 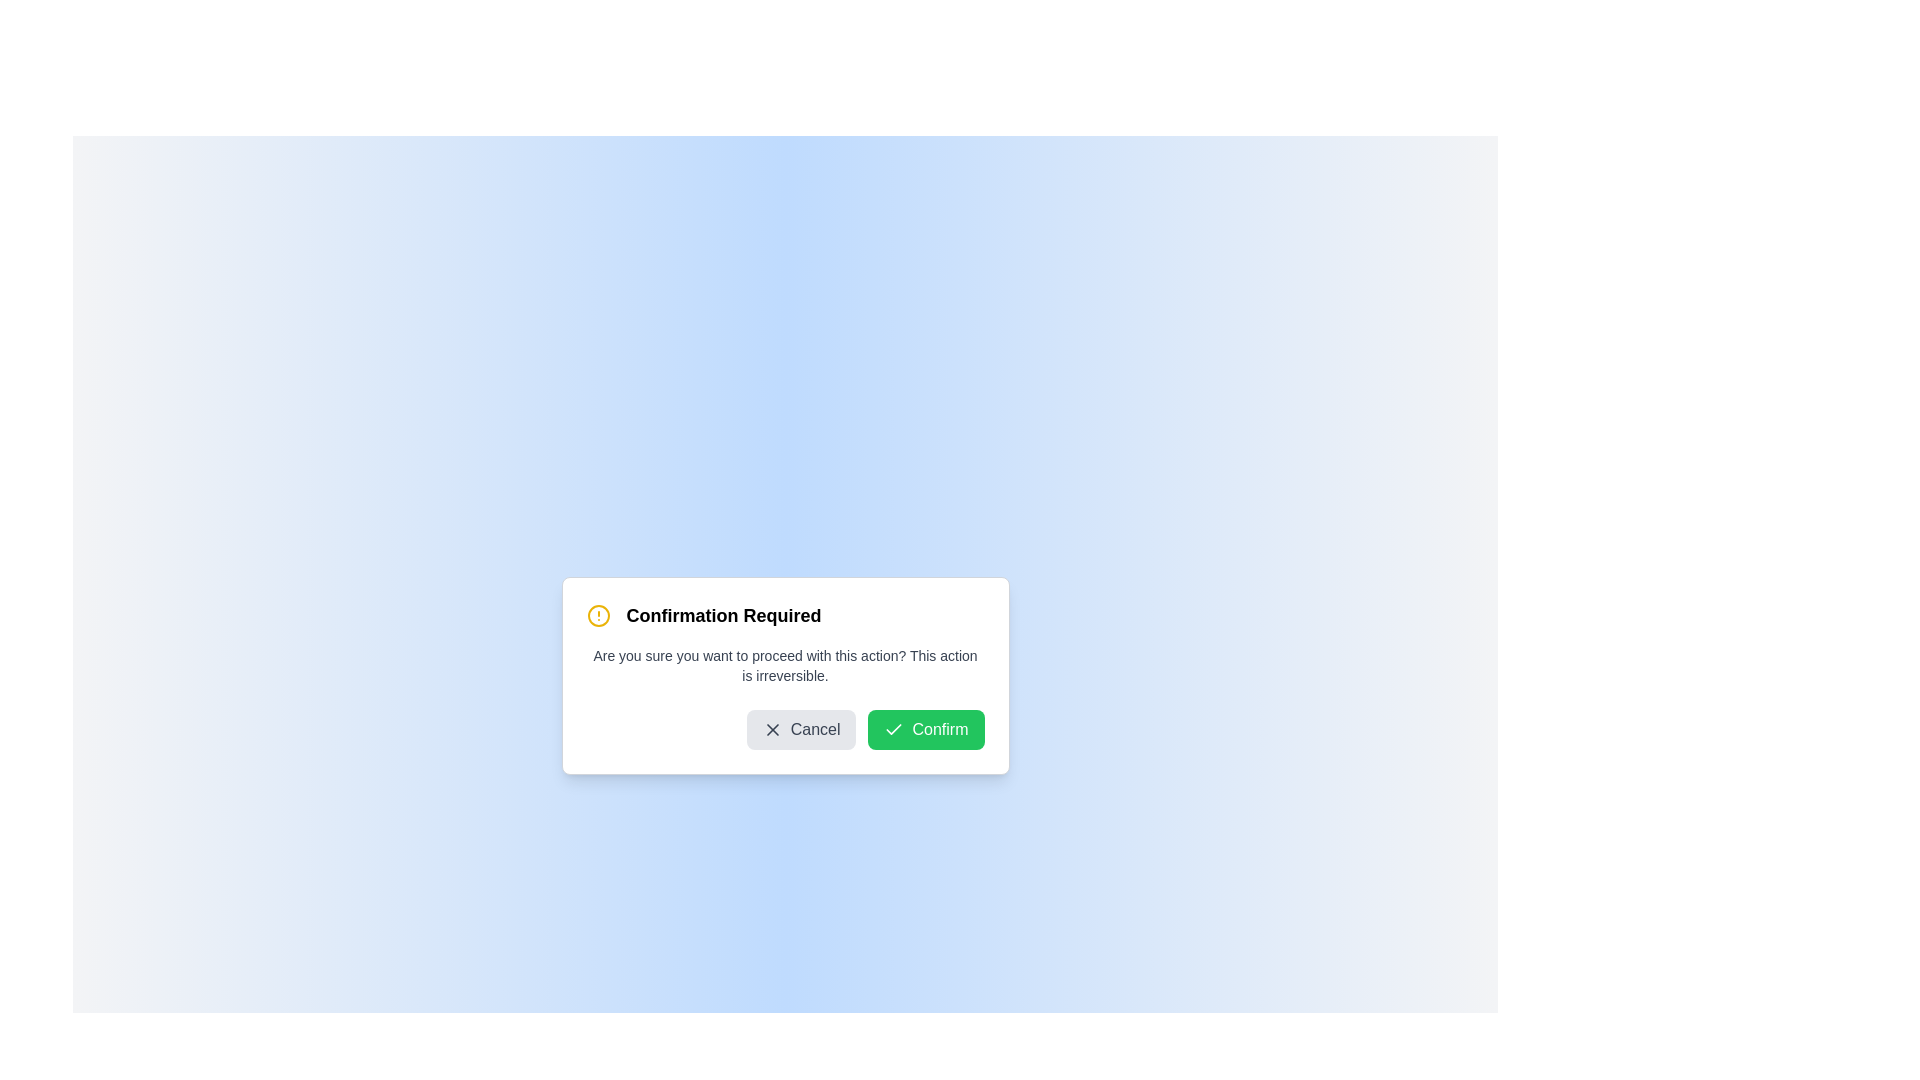 What do you see at coordinates (771, 729) in the screenshot?
I see `the cross icon located in the left section of the 'Cancel' button` at bounding box center [771, 729].